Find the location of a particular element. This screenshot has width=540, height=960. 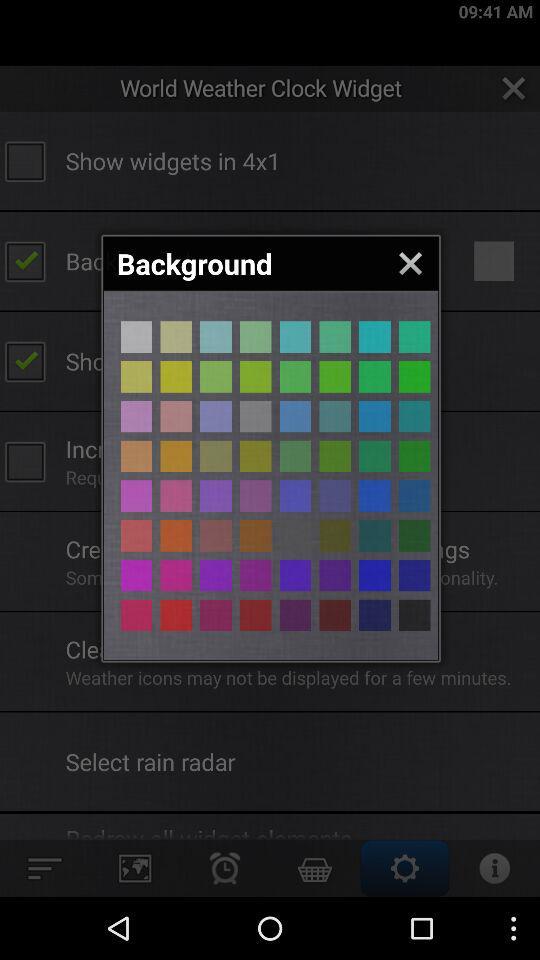

background colour is located at coordinates (255, 534).